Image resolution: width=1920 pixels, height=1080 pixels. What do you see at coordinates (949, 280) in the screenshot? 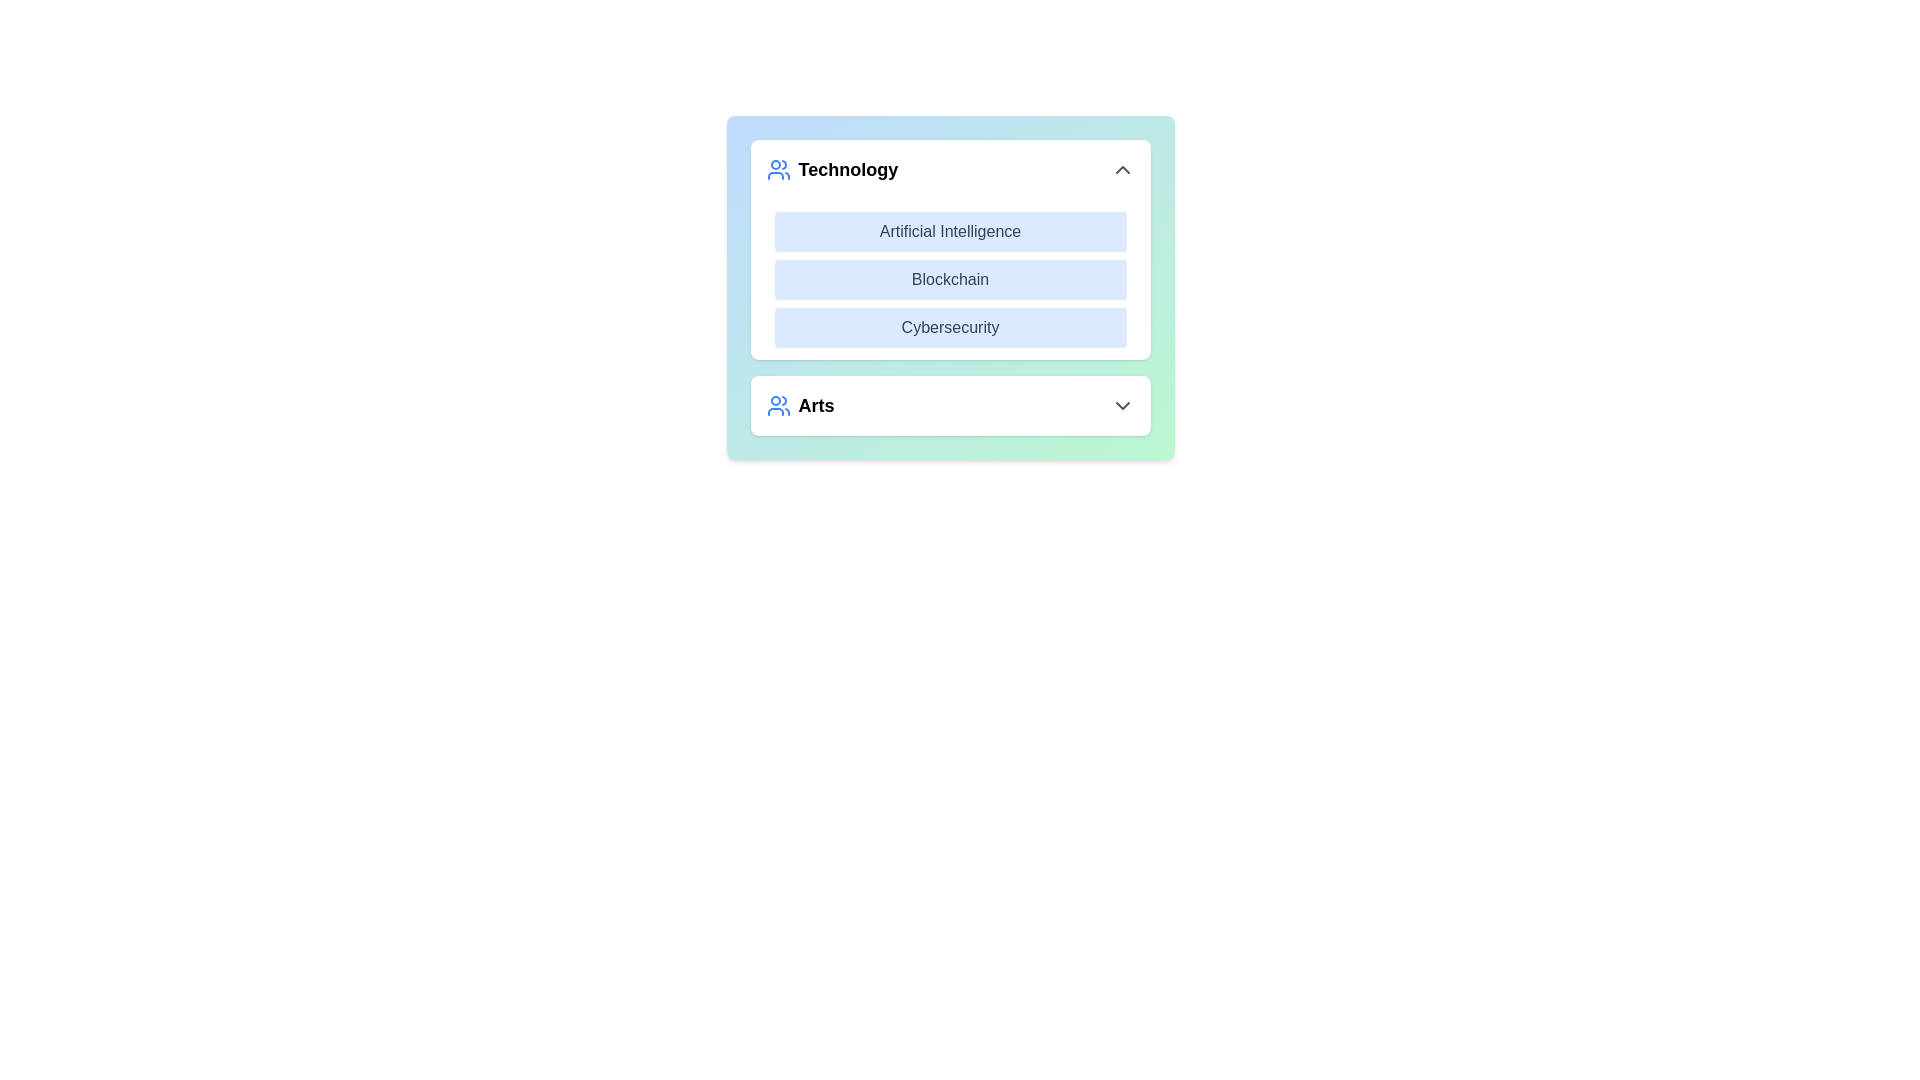
I see `the item Blockchain in the list to observe the hover effect` at bounding box center [949, 280].